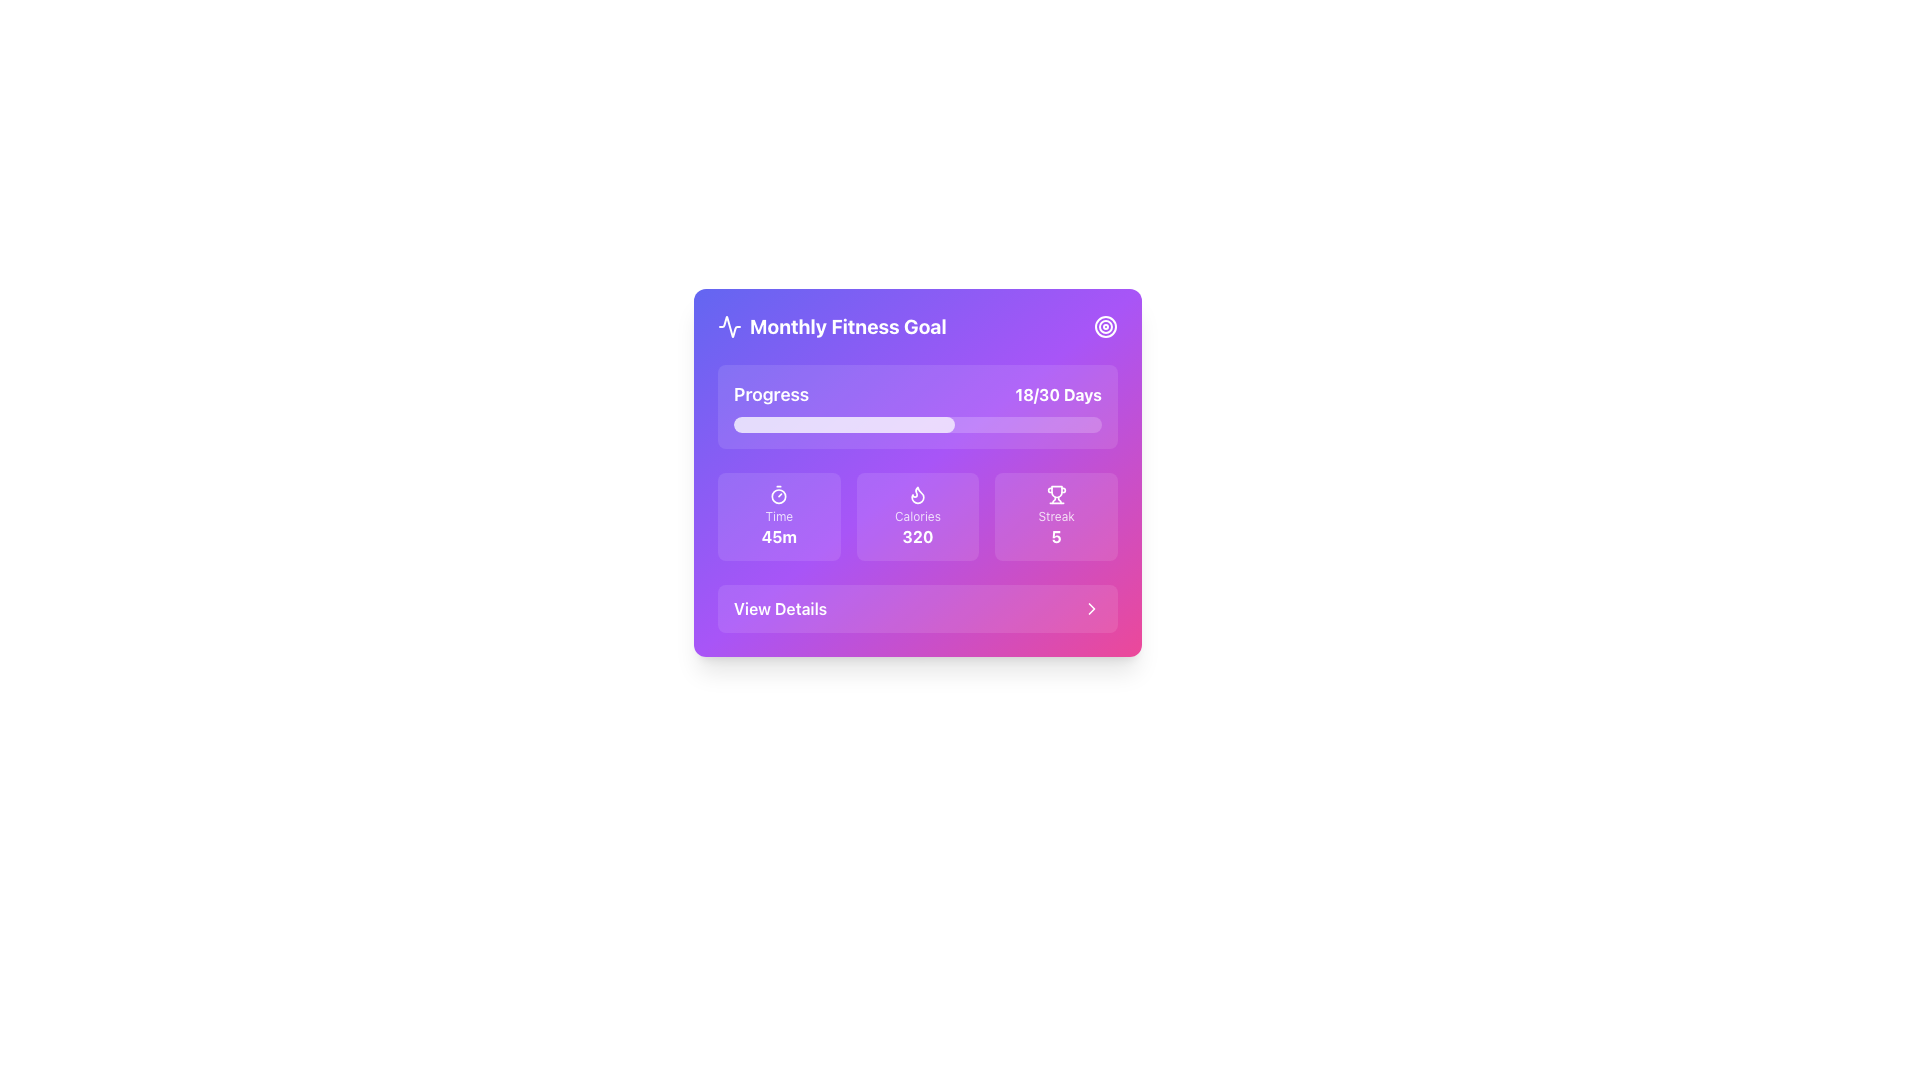 The height and width of the screenshot is (1080, 1920). I want to click on the numerical calorie count element associated with the 'Calories' label in the 'Monthly Fitness Goal' section, located in the middle column of a three-column layout, so click(916, 535).